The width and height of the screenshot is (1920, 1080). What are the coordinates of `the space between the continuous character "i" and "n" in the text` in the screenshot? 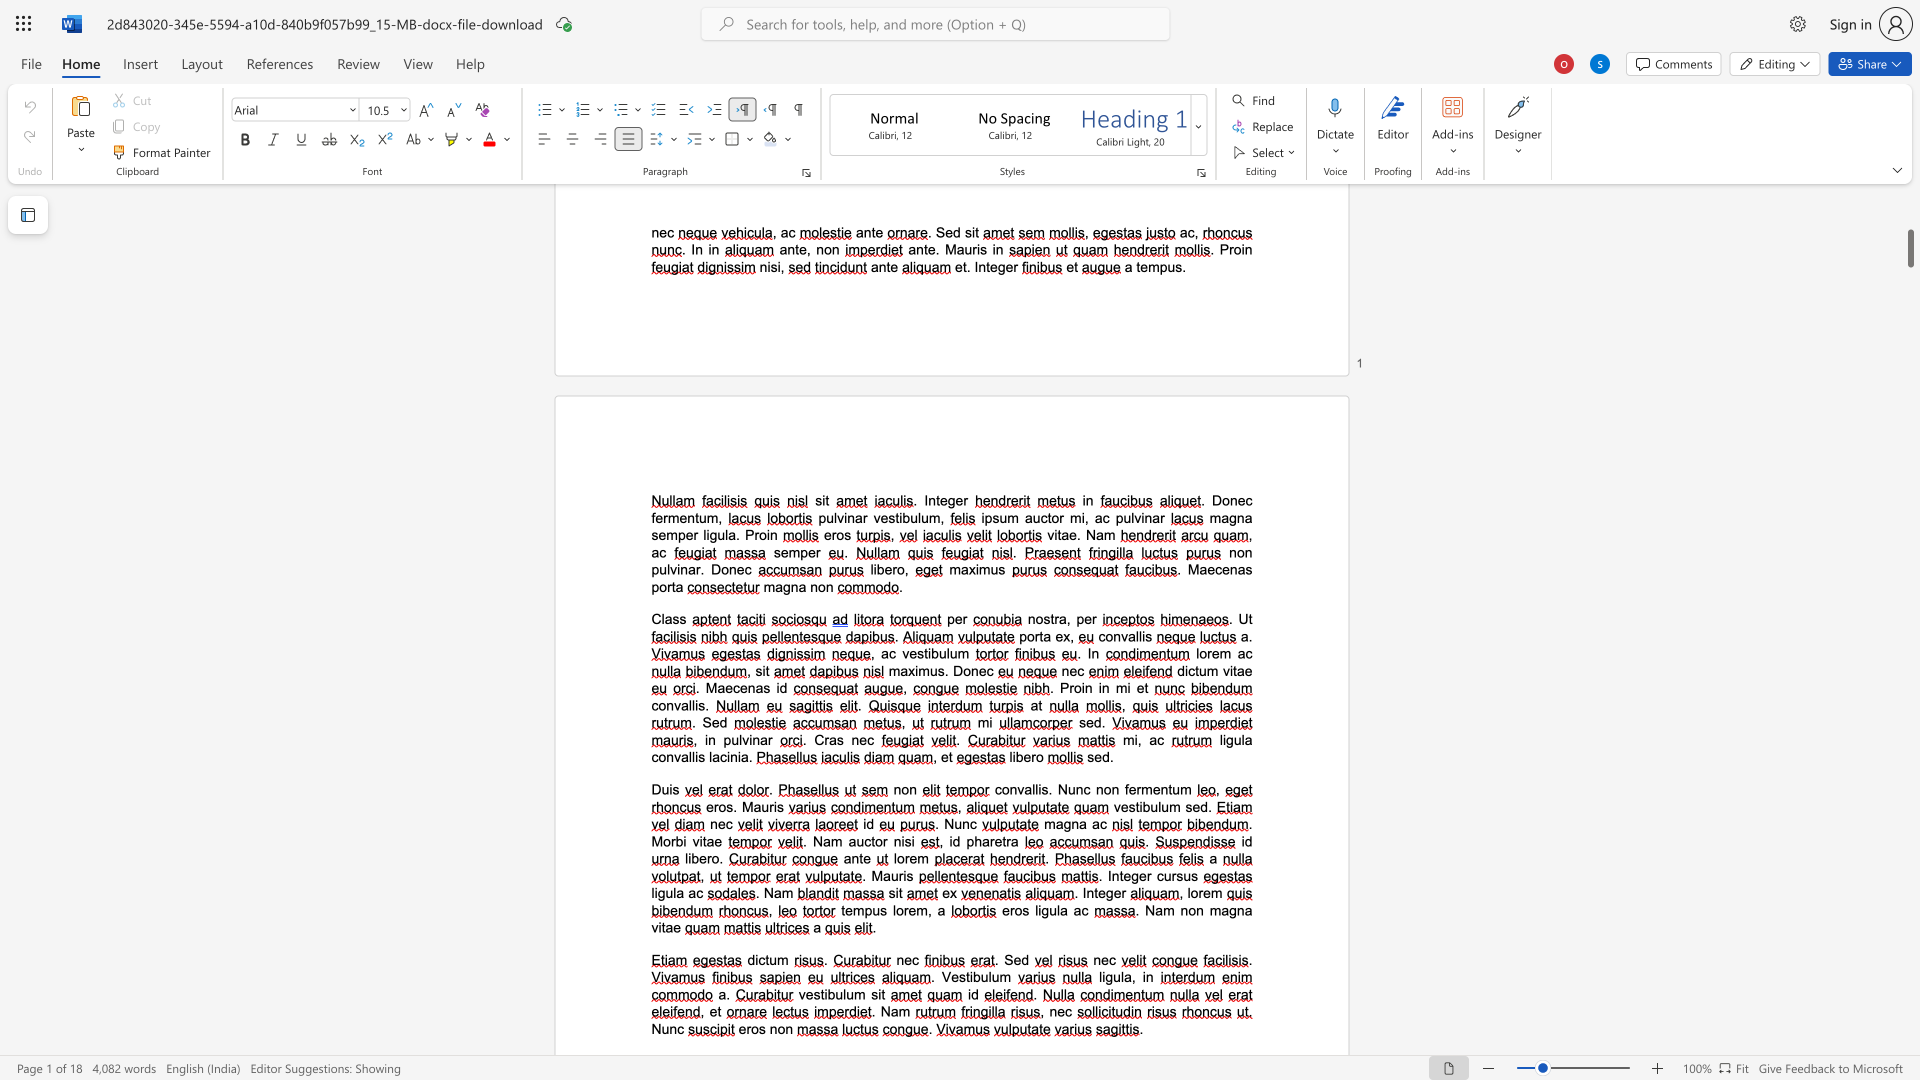 It's located at (730, 757).